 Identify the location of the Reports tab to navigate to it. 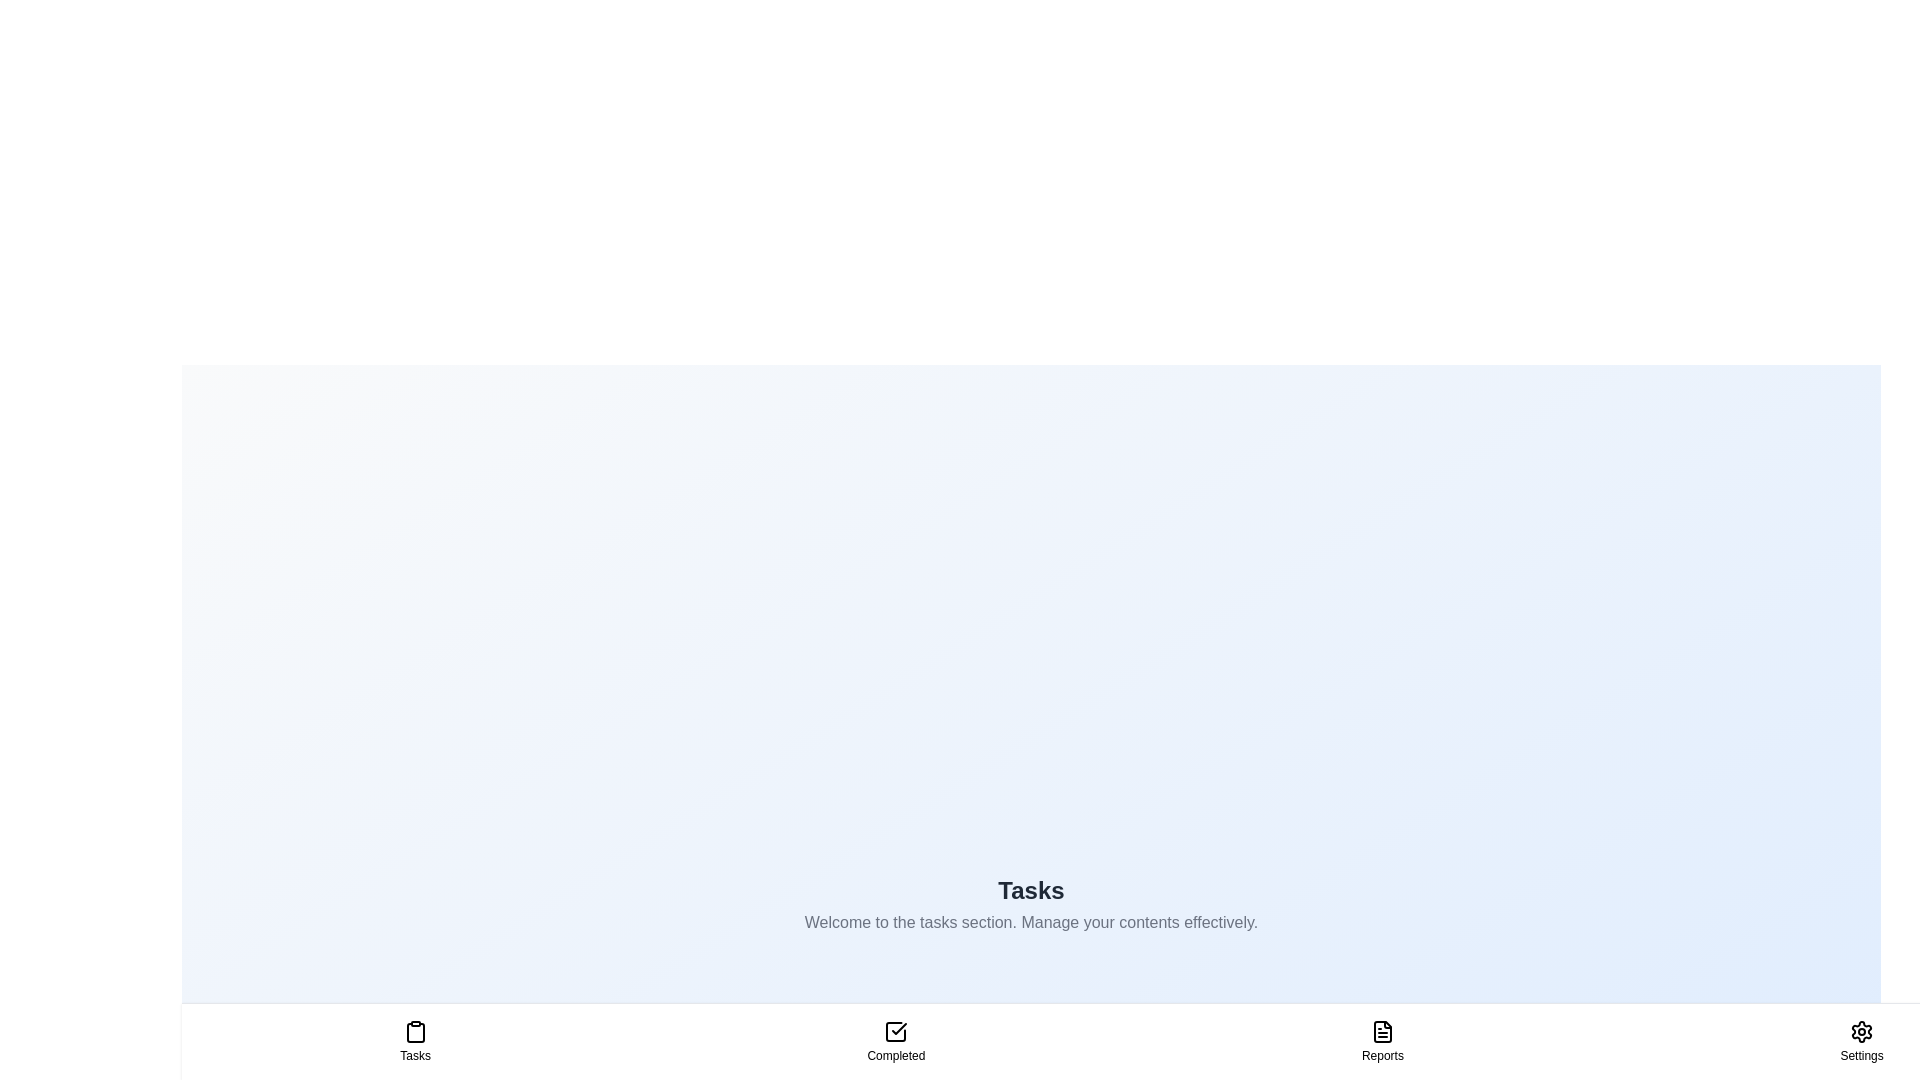
(1381, 1040).